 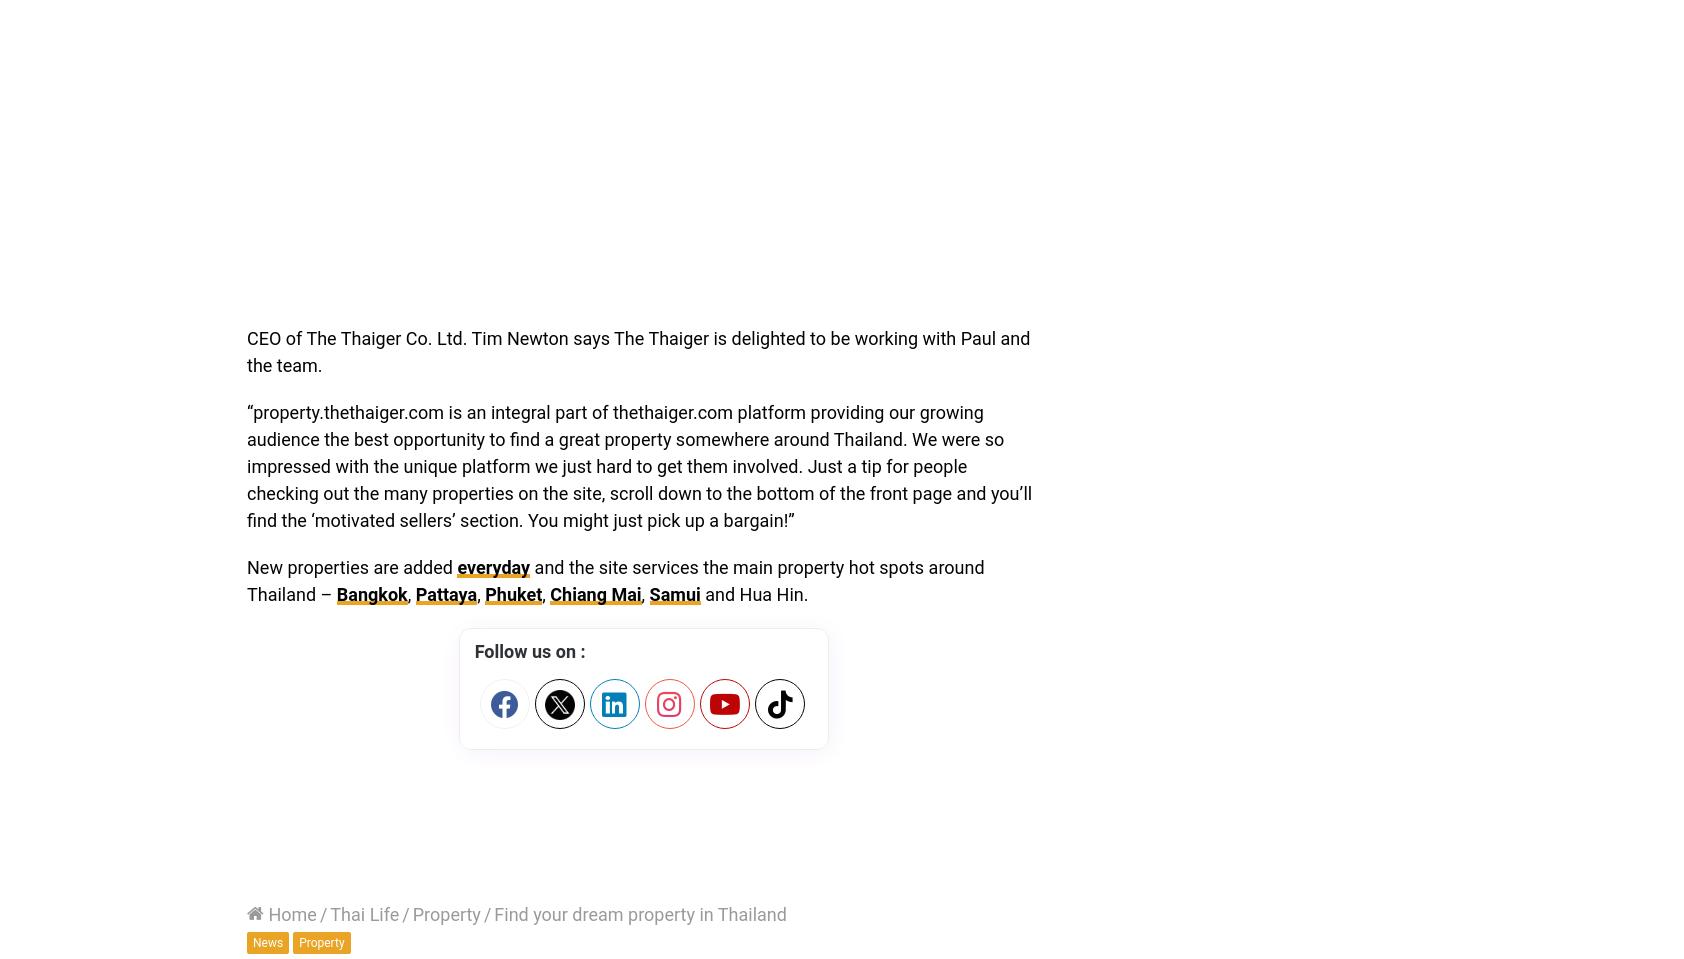 What do you see at coordinates (639, 913) in the screenshot?
I see `'Find your dream property in Thailand'` at bounding box center [639, 913].